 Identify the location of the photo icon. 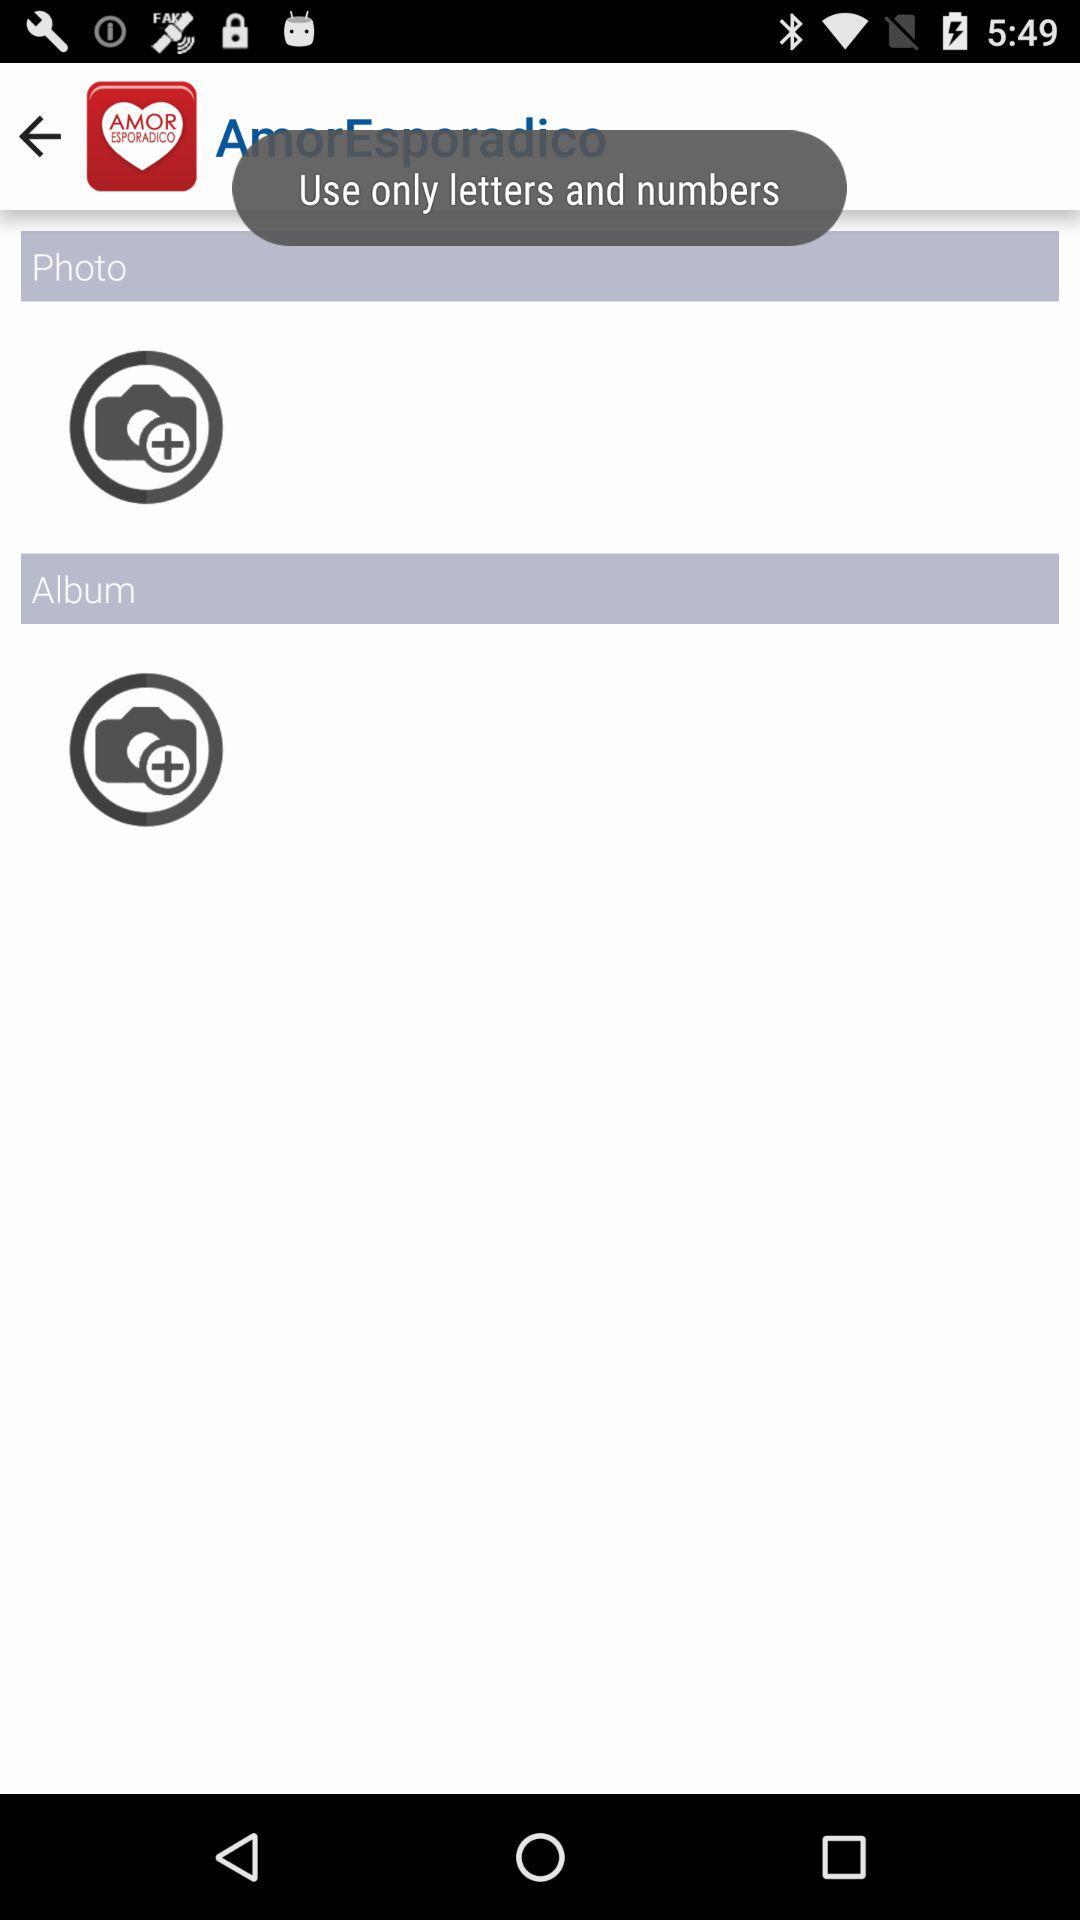
(145, 456).